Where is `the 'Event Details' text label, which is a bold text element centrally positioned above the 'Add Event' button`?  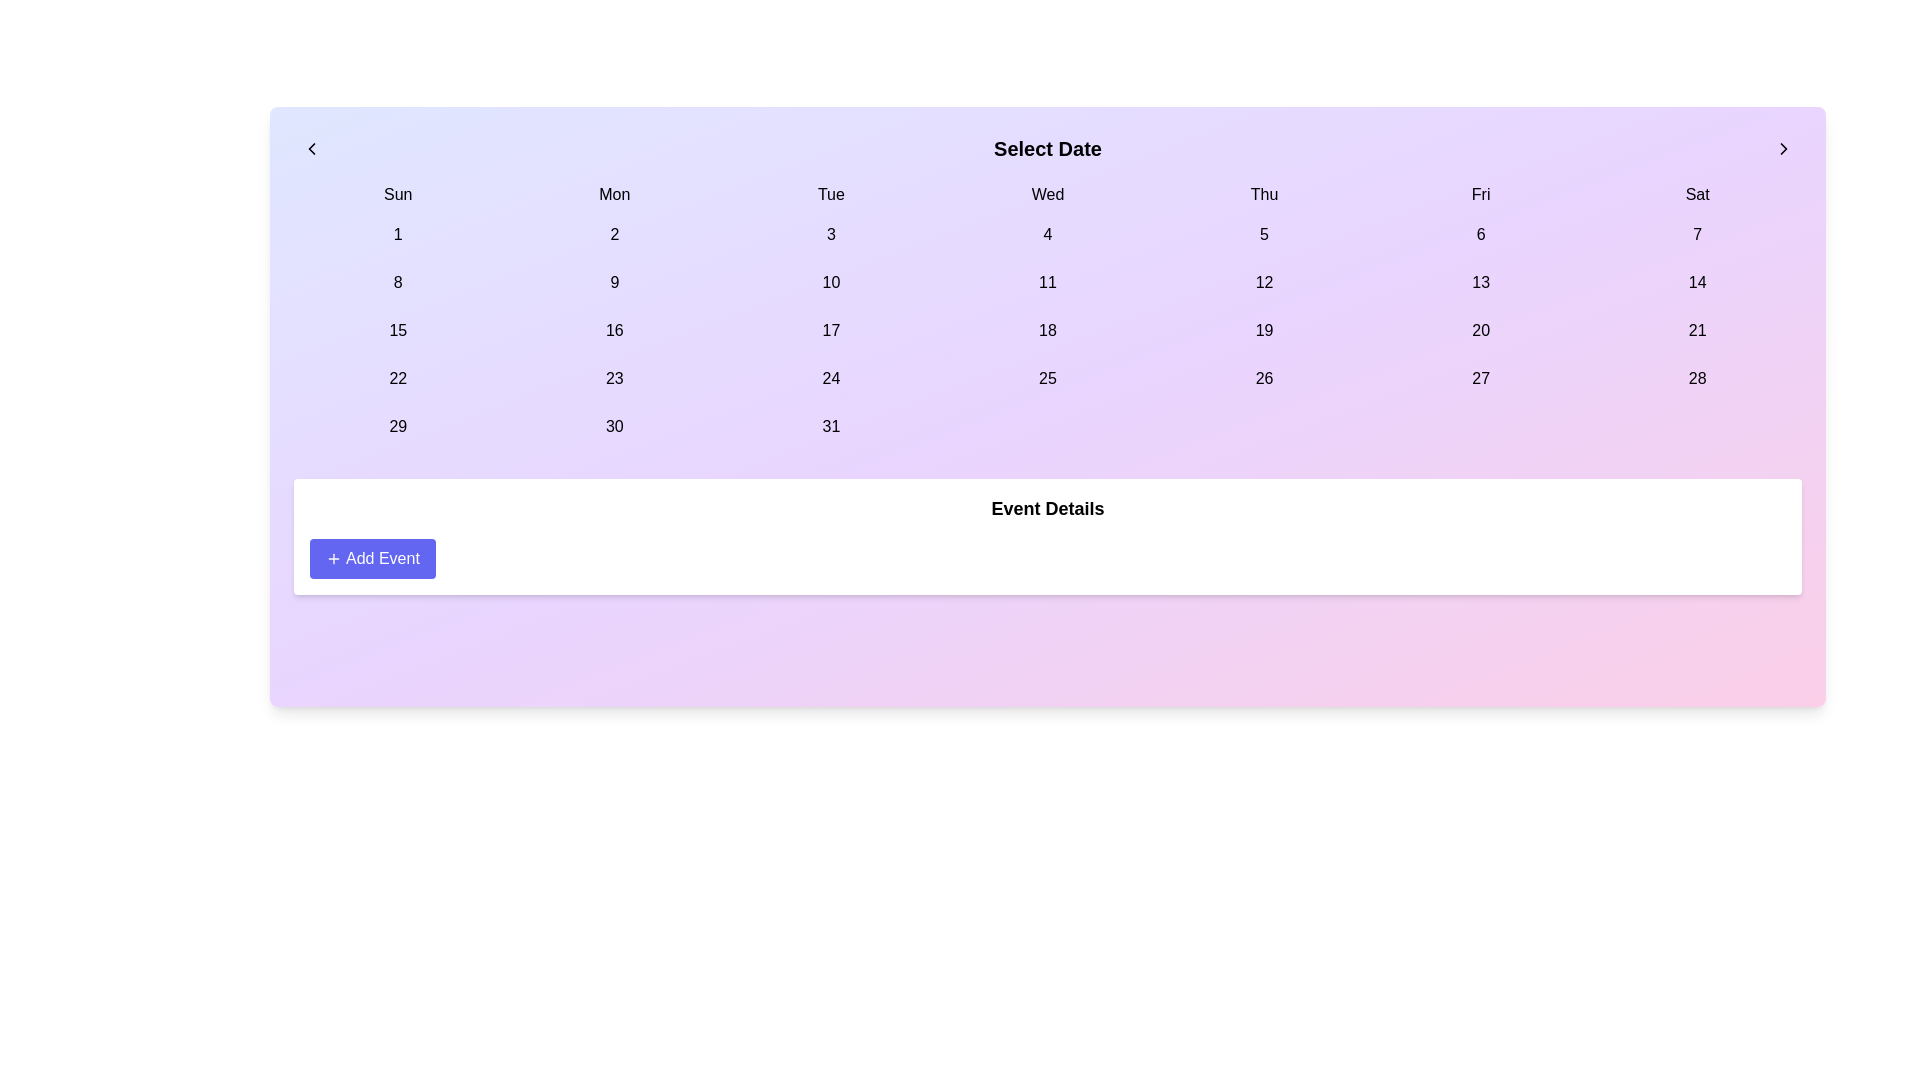 the 'Event Details' text label, which is a bold text element centrally positioned above the 'Add Event' button is located at coordinates (1046, 508).